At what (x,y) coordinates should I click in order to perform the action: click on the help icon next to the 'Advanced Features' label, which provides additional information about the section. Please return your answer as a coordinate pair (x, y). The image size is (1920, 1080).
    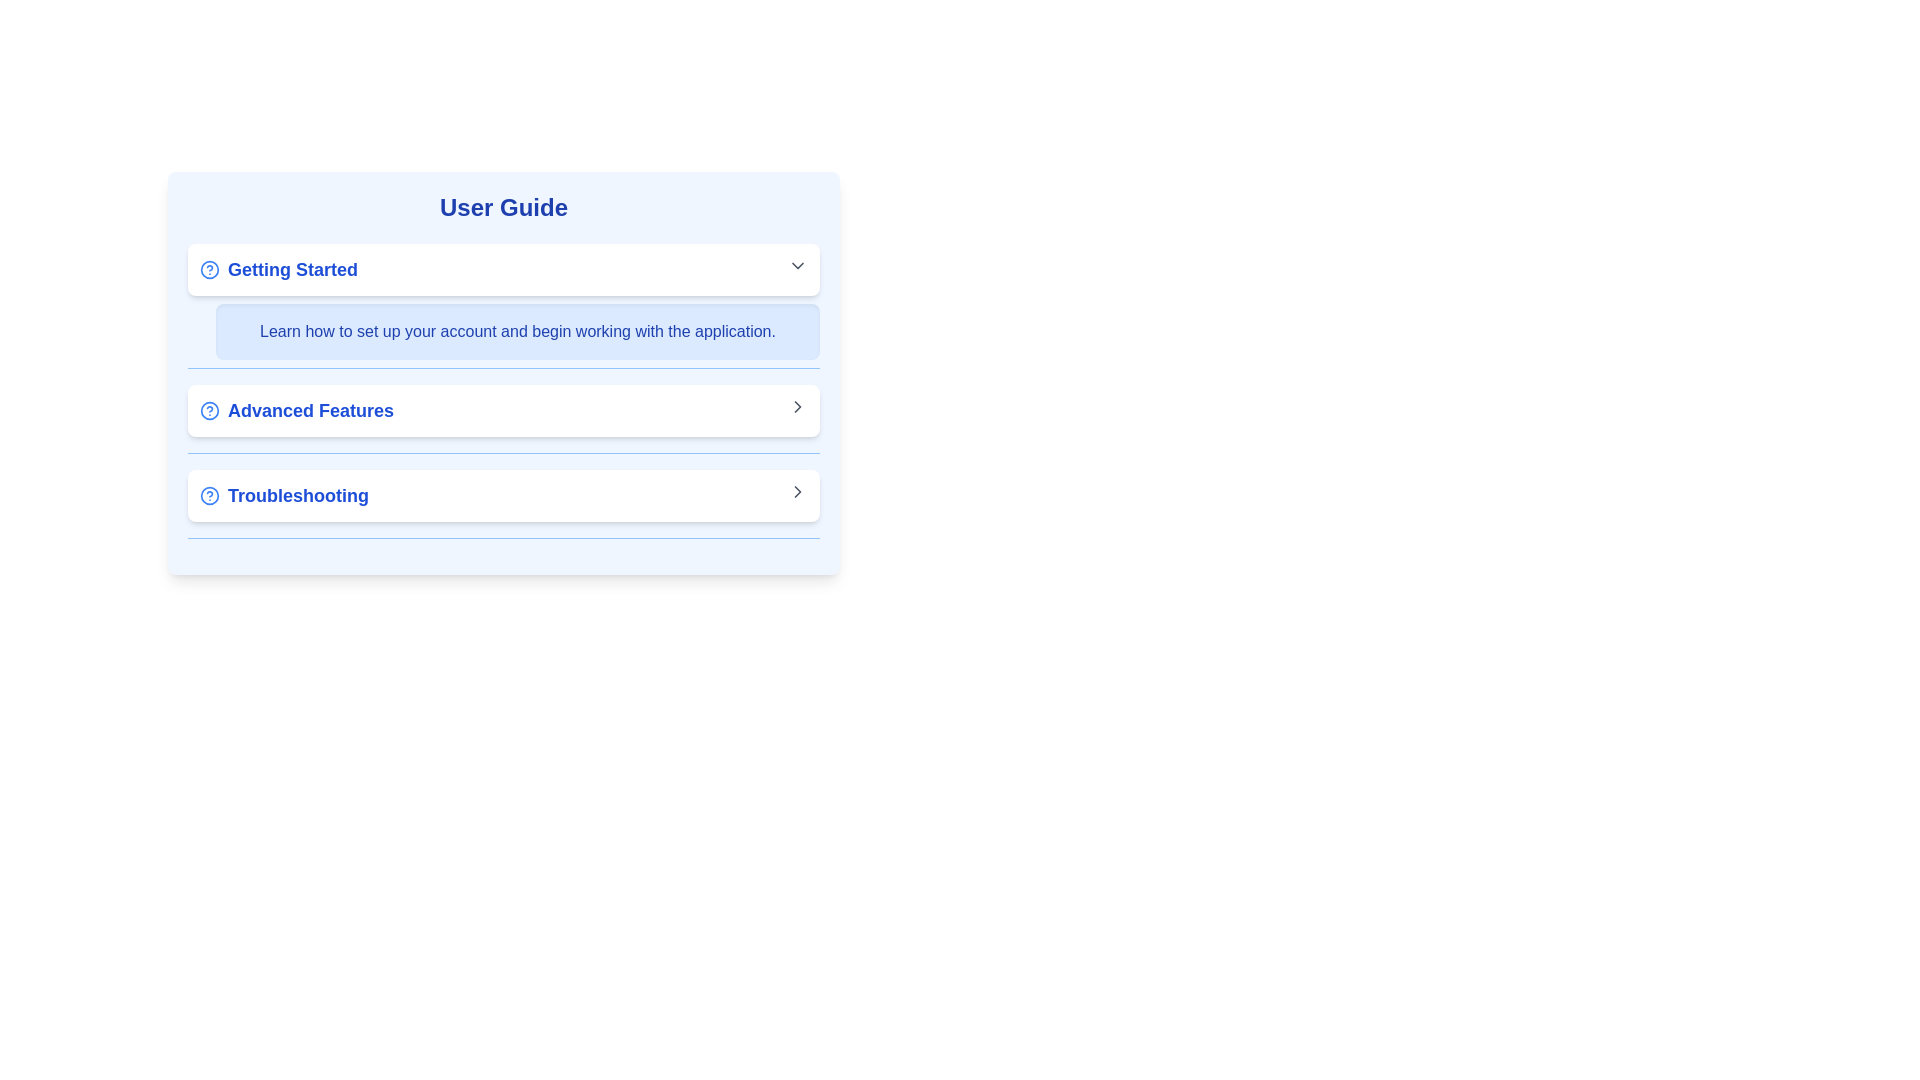
    Looking at the image, I should click on (210, 410).